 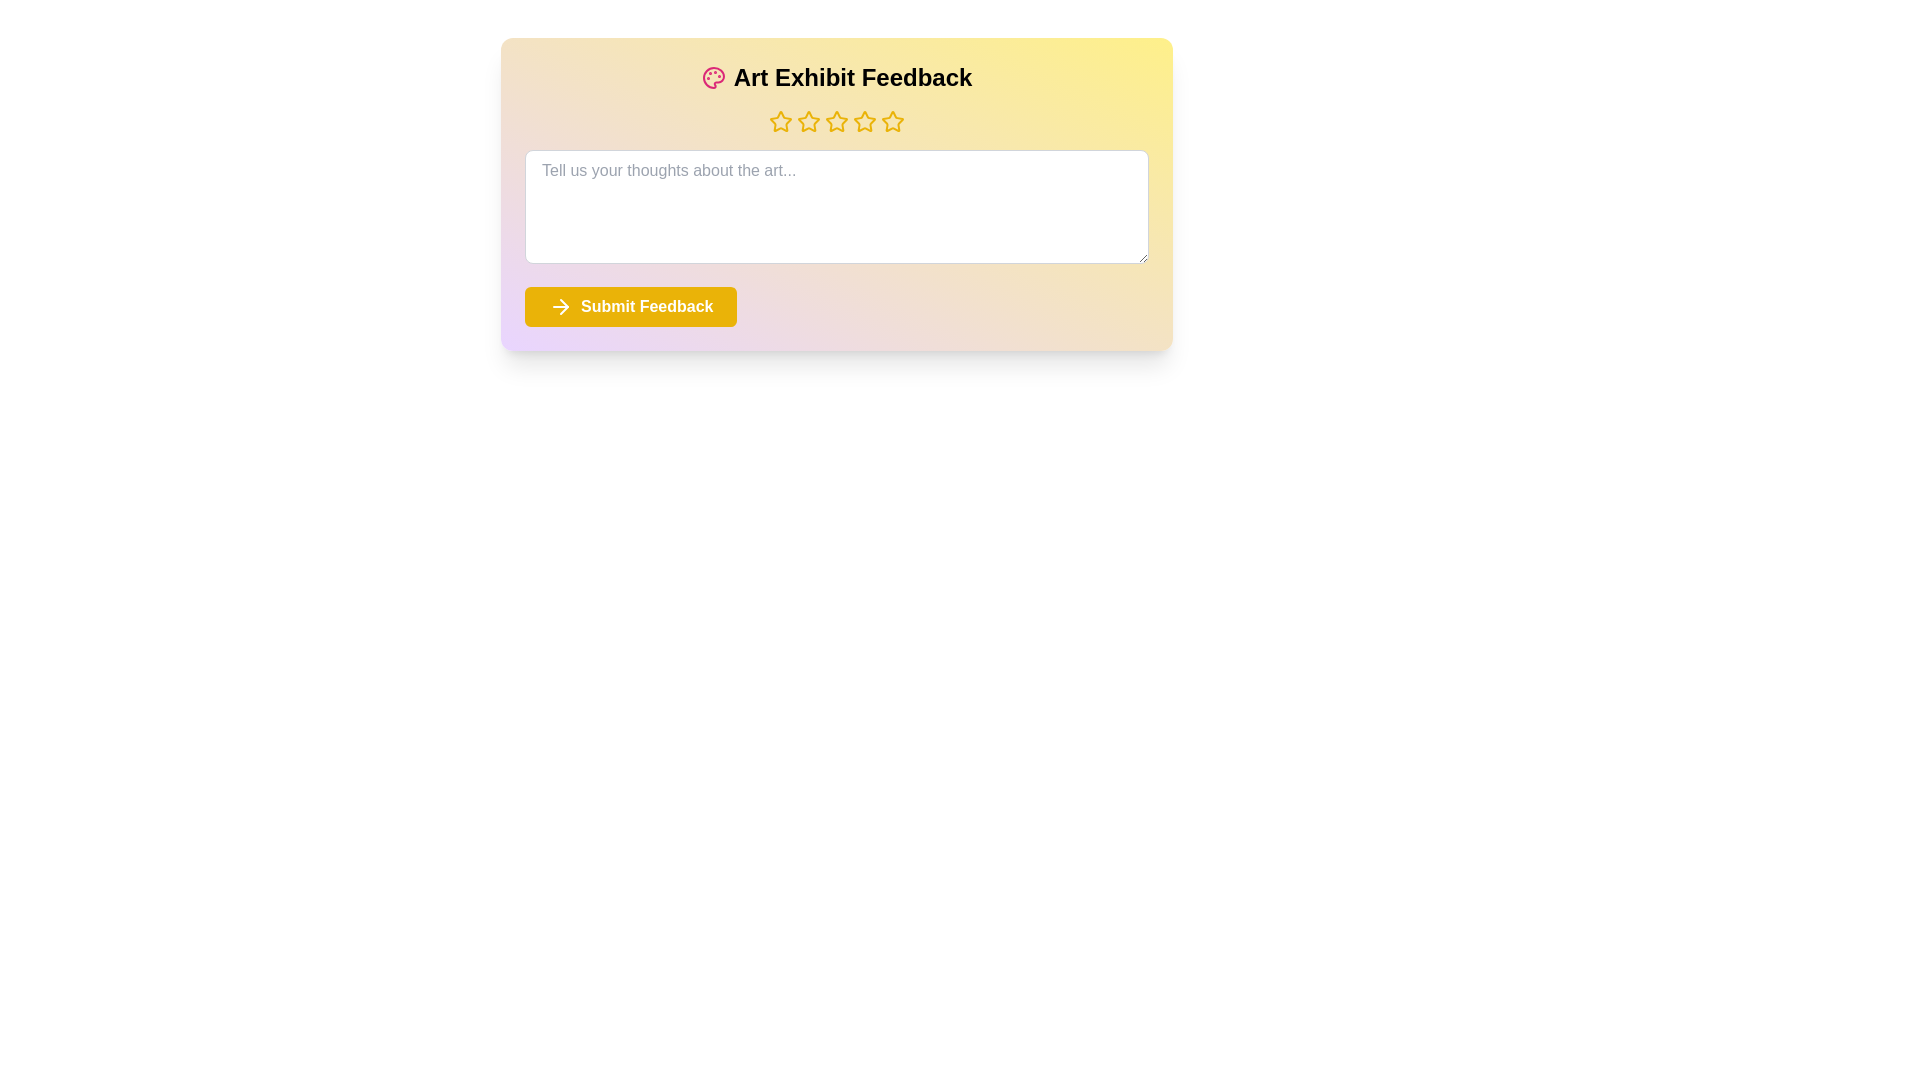 What do you see at coordinates (629, 307) in the screenshot?
I see `the 'Submit Feedback' button to submit the feedback` at bounding box center [629, 307].